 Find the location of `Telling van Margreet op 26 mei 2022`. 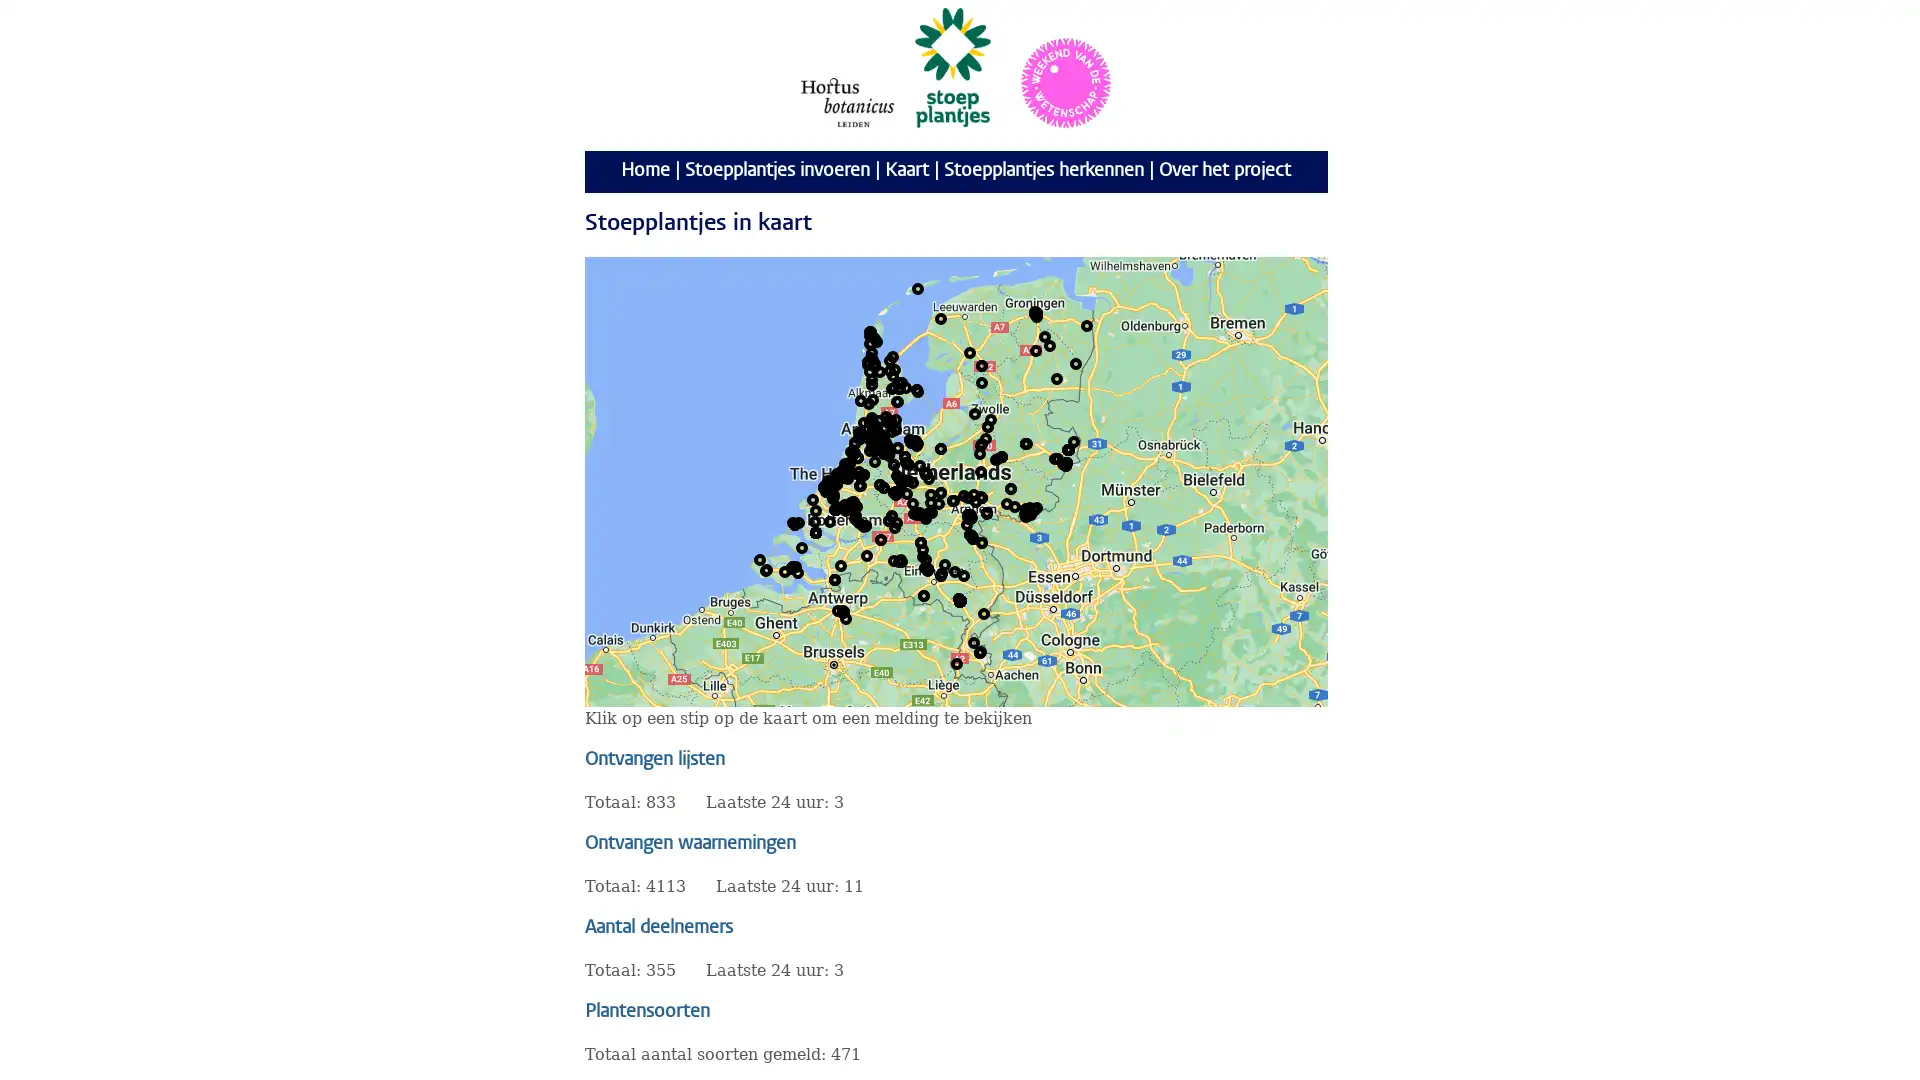

Telling van Margreet op 26 mei 2022 is located at coordinates (1036, 312).